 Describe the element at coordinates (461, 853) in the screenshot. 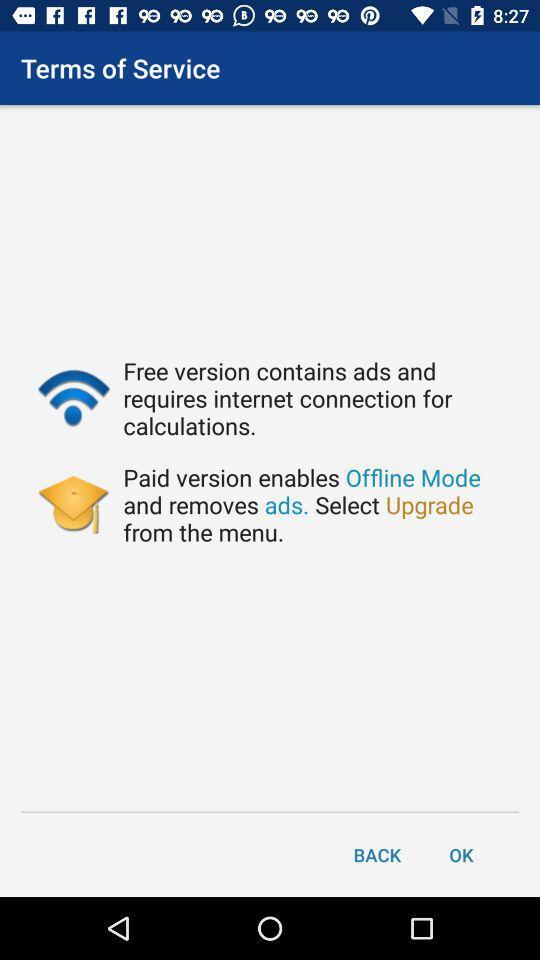

I see `icon to the right of the back icon` at that location.